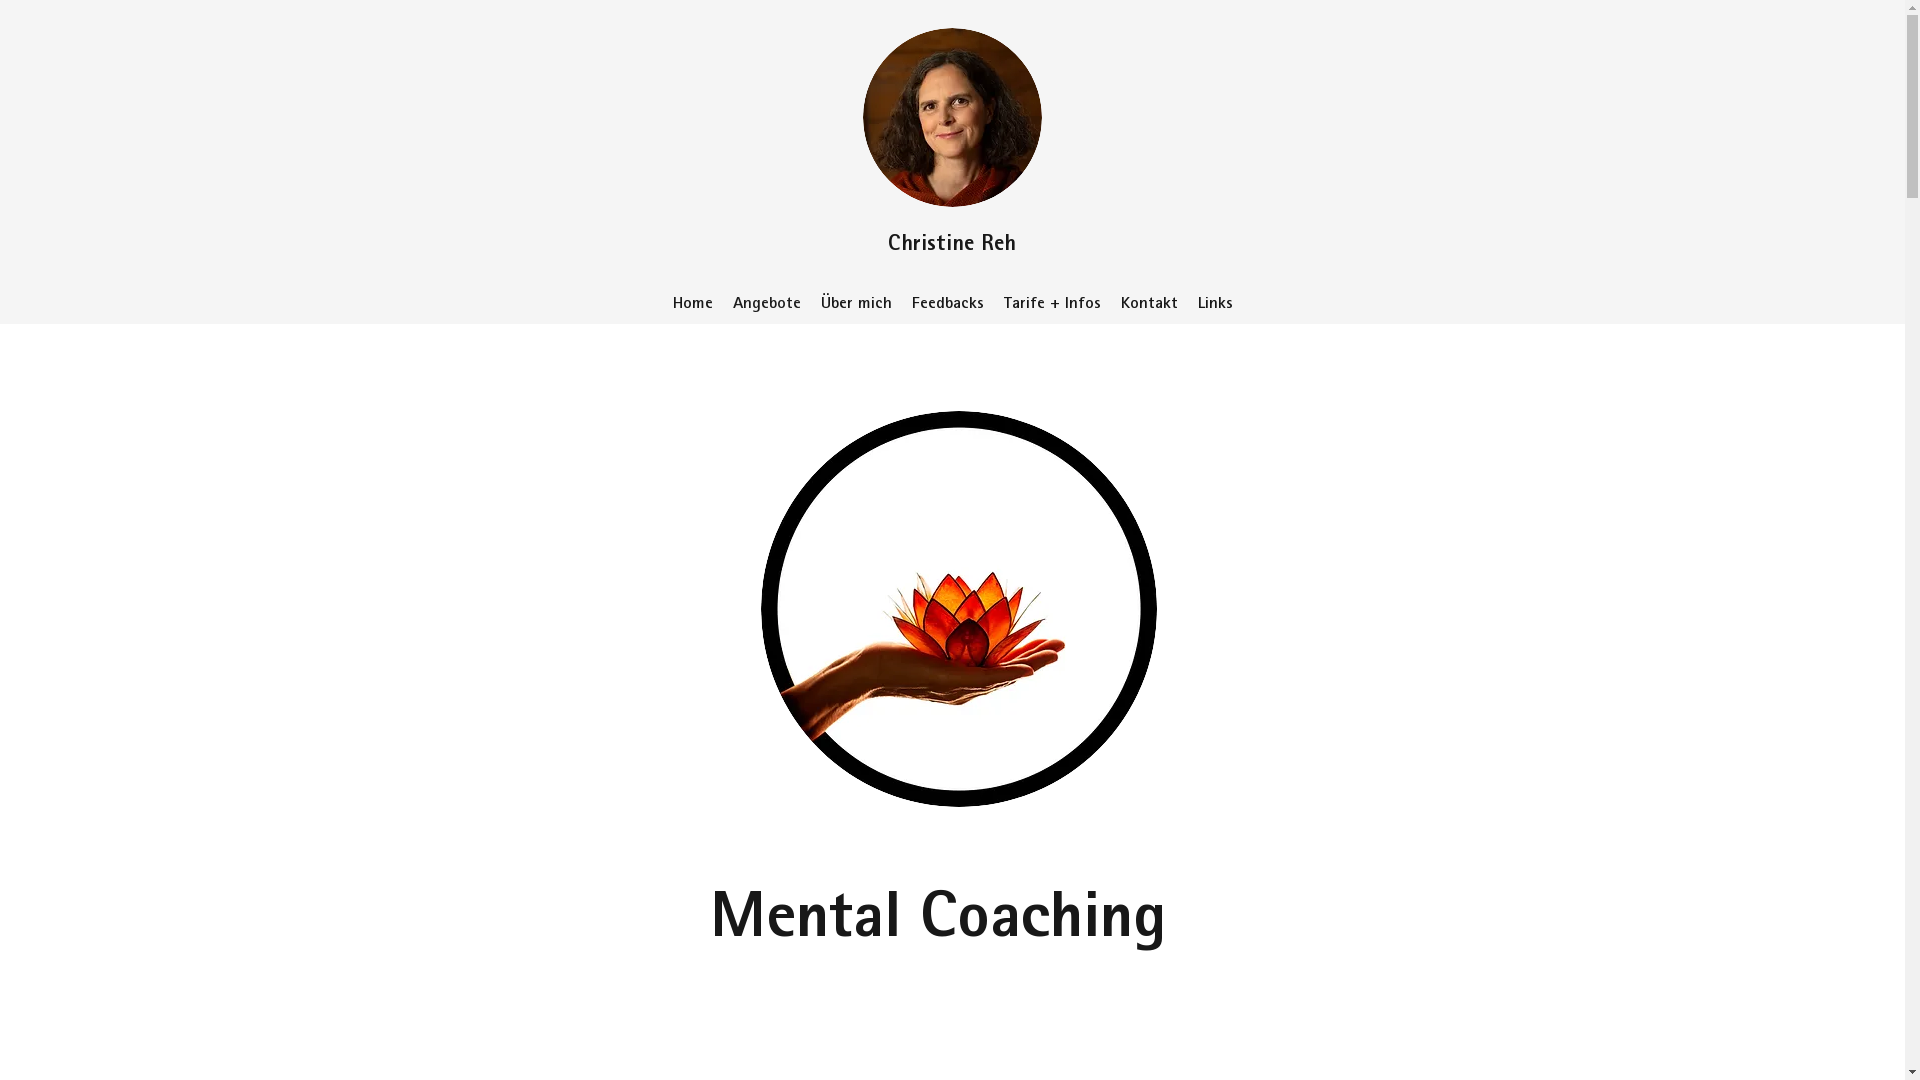  I want to click on 'Angebote', so click(720, 304).